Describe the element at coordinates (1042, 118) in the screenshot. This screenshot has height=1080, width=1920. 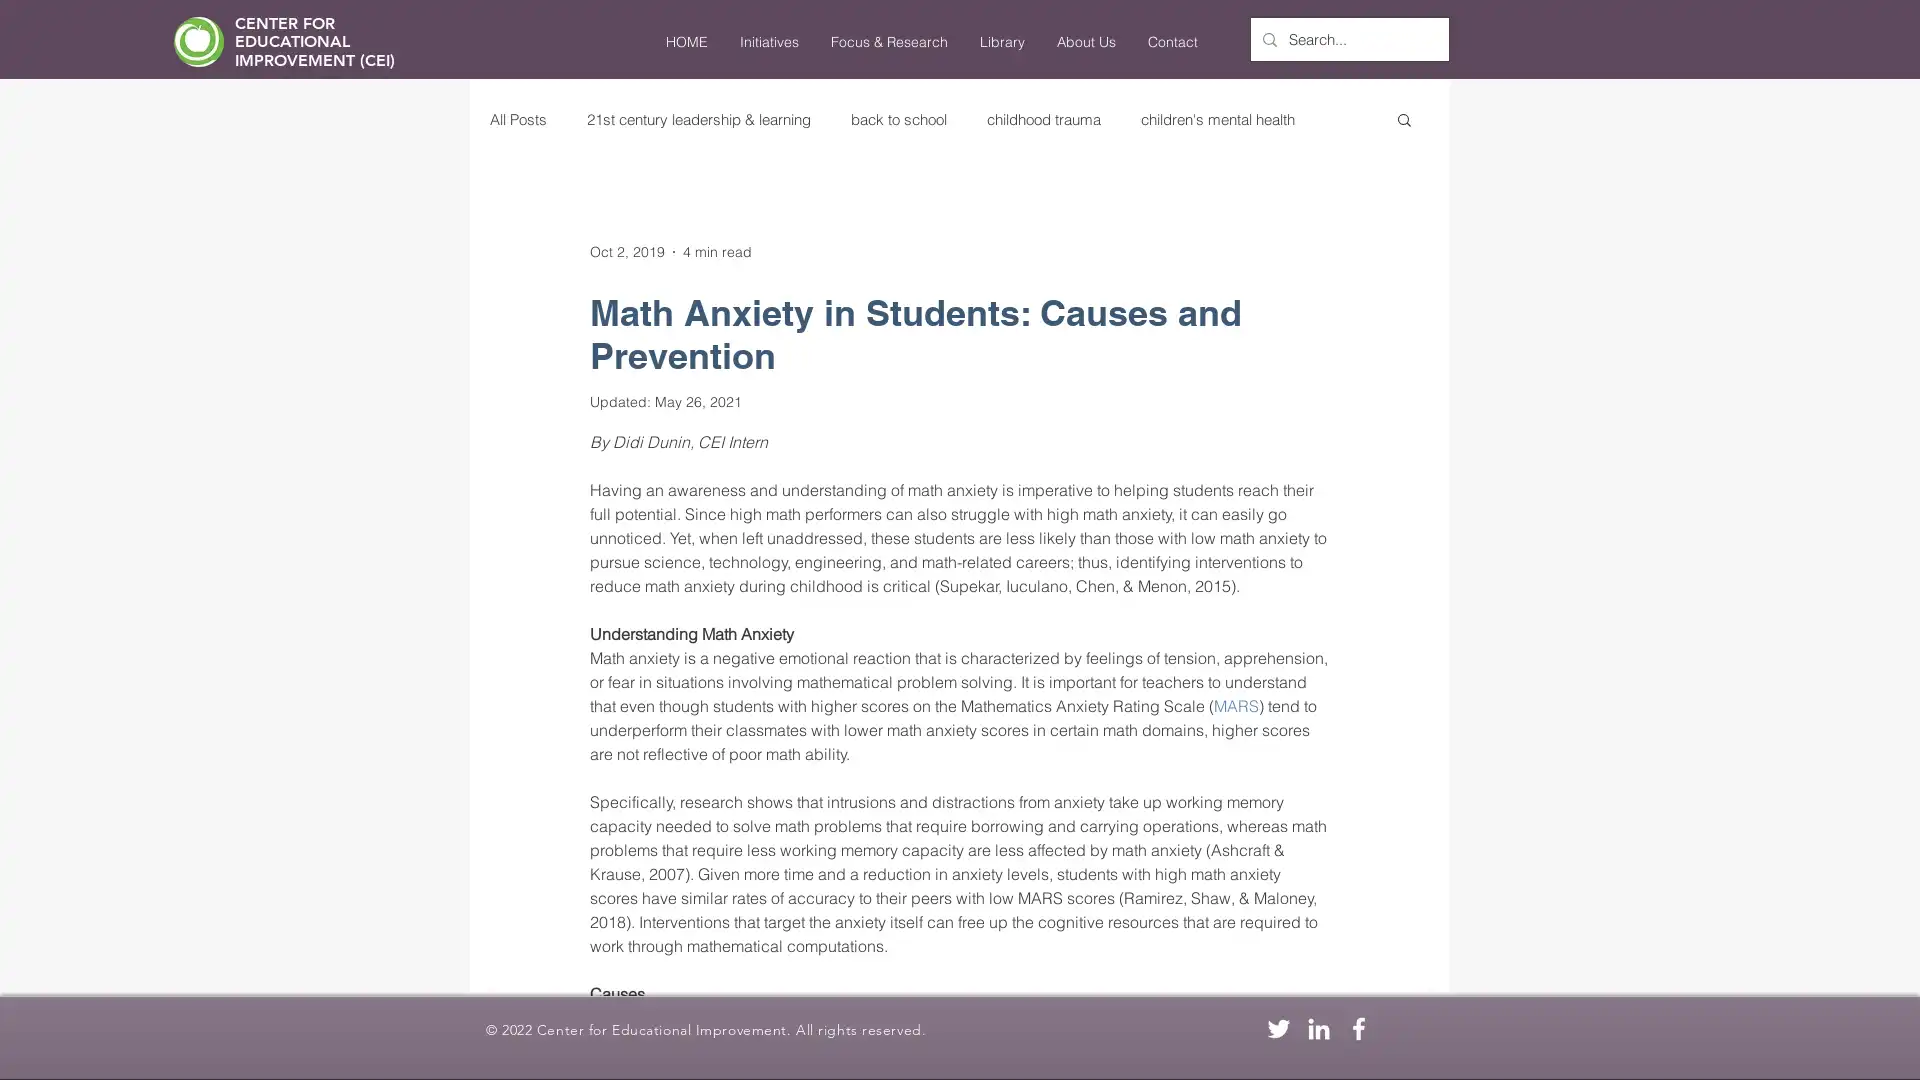
I see `childhood trauma` at that location.